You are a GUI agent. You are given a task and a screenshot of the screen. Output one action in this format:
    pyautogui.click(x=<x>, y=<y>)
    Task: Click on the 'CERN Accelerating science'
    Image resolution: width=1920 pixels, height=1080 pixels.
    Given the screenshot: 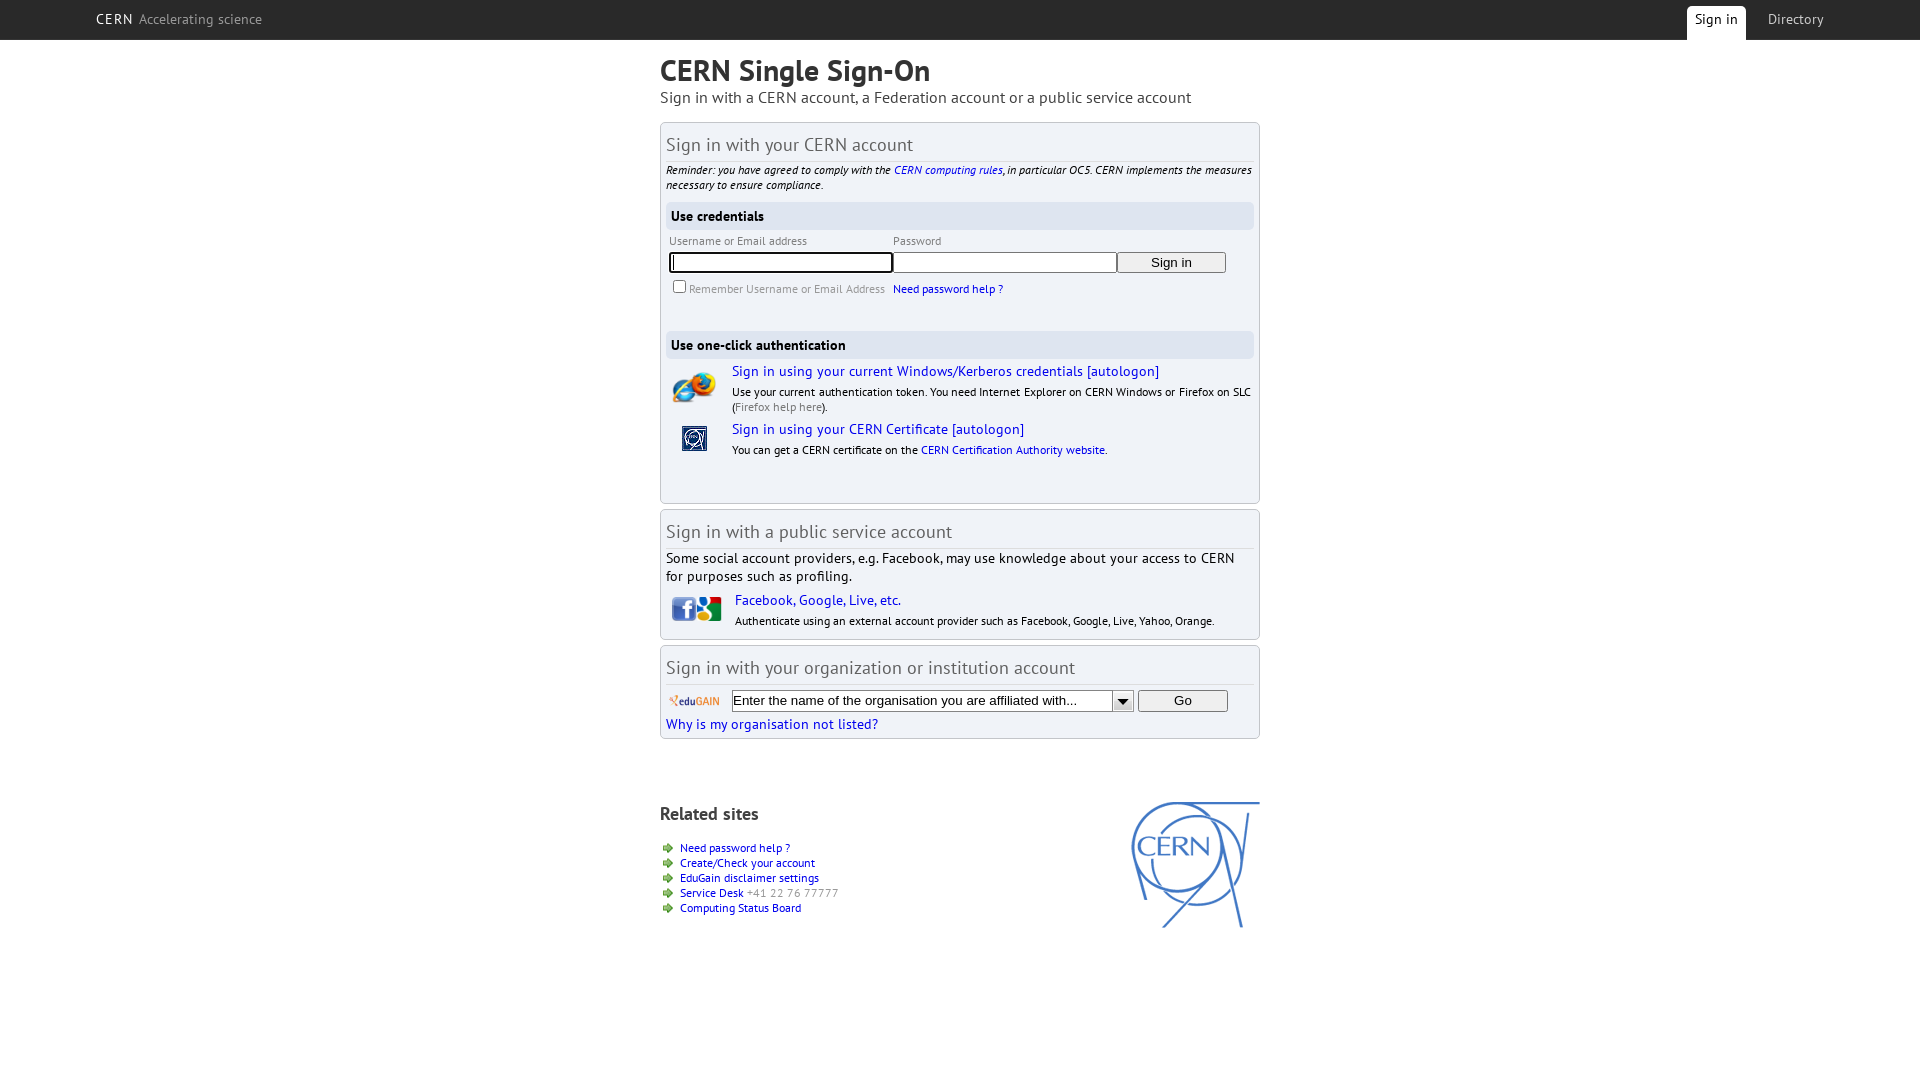 What is the action you would take?
    pyautogui.click(x=178, y=19)
    